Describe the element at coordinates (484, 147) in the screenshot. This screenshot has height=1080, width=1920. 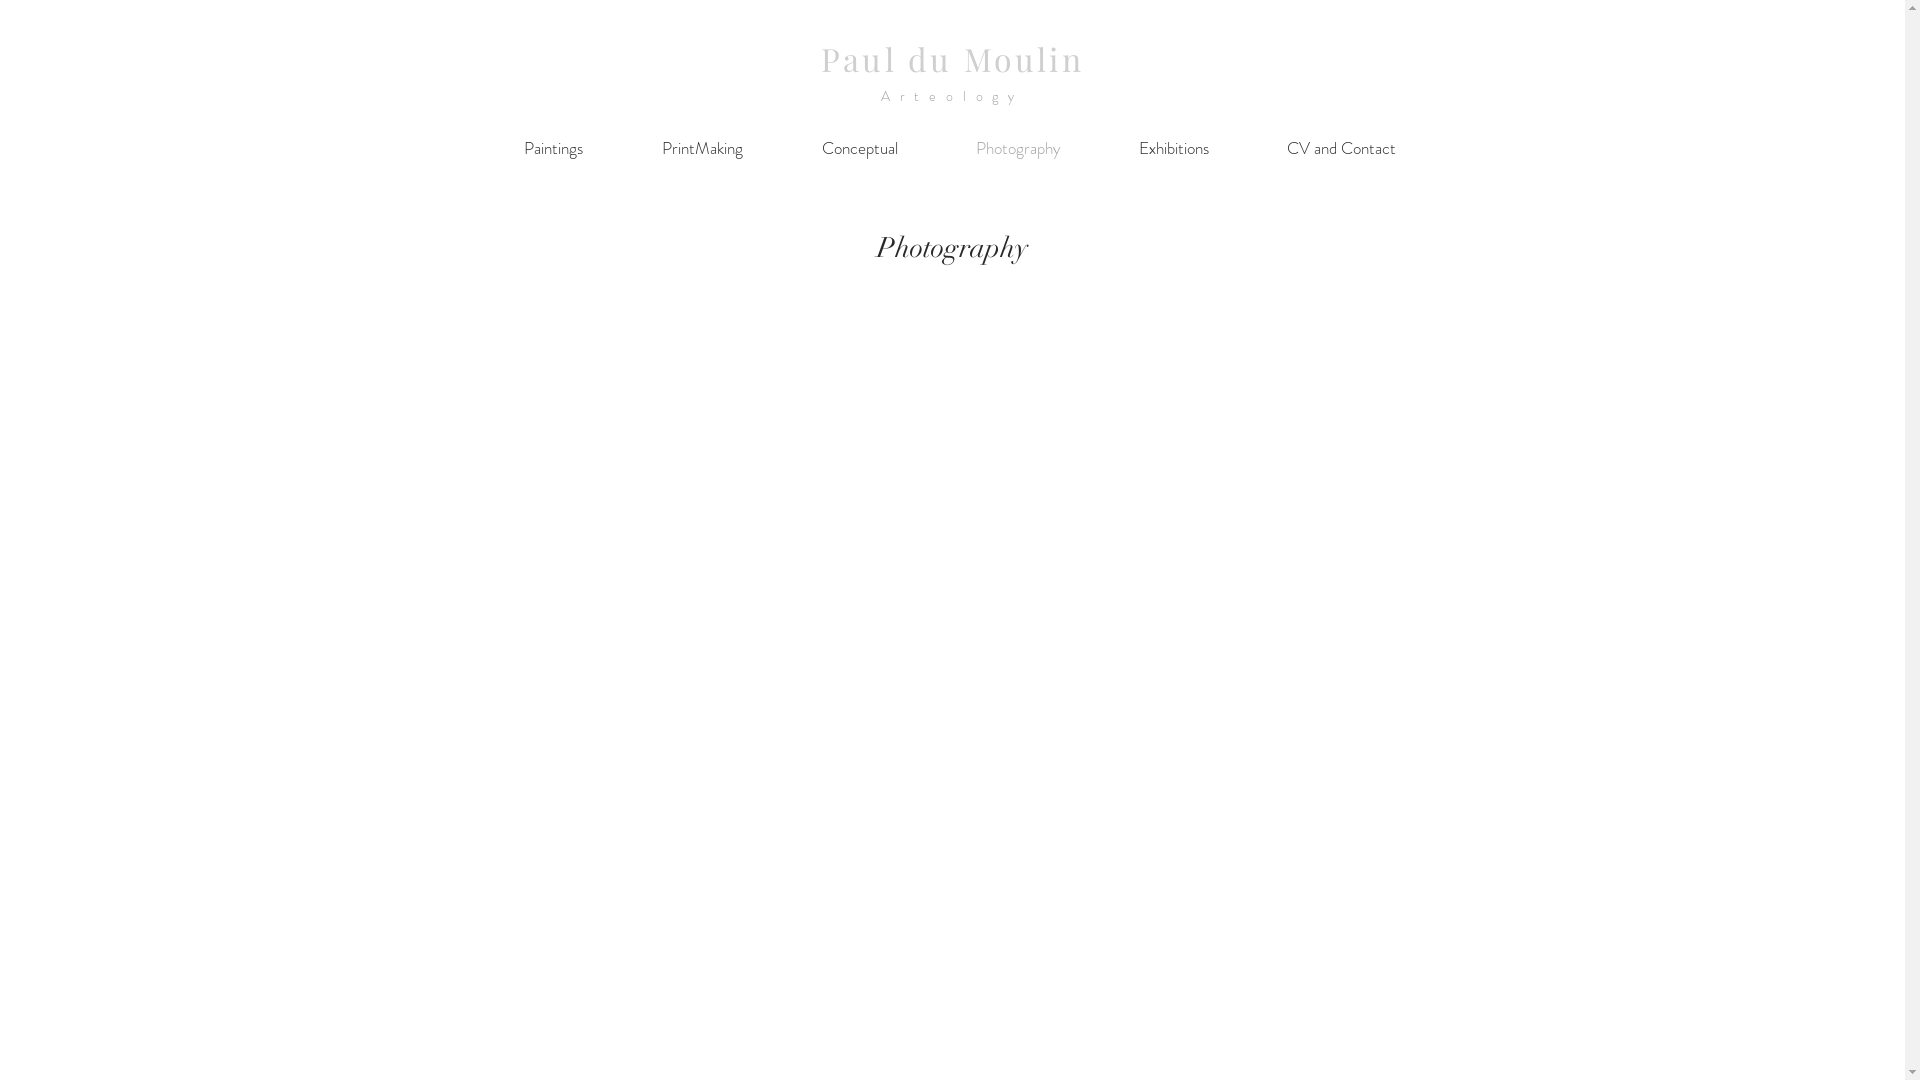
I see `'Paintings'` at that location.